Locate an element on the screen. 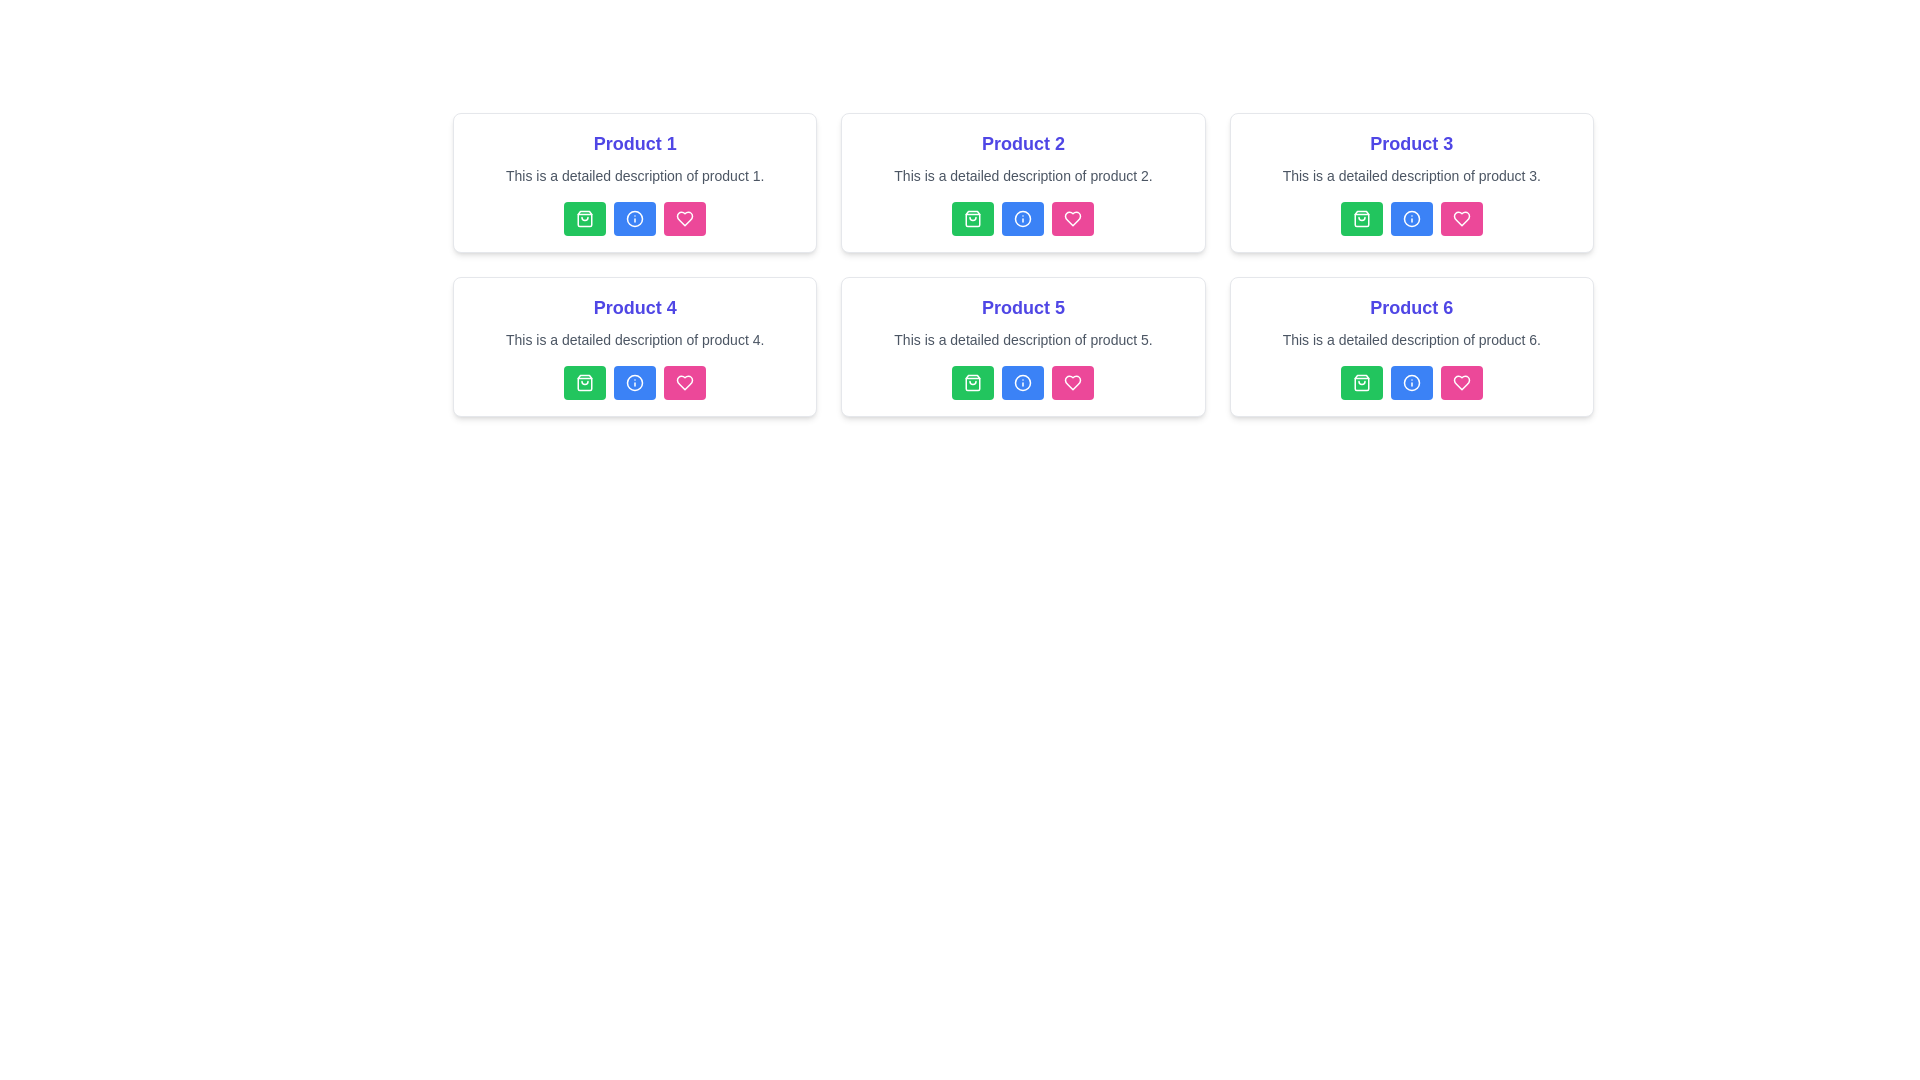 Image resolution: width=1920 pixels, height=1080 pixels. the circular blue icon with a white border containing a lowercase 'i' for information, located in the control panel under the 'Product 1' section is located at coordinates (634, 219).